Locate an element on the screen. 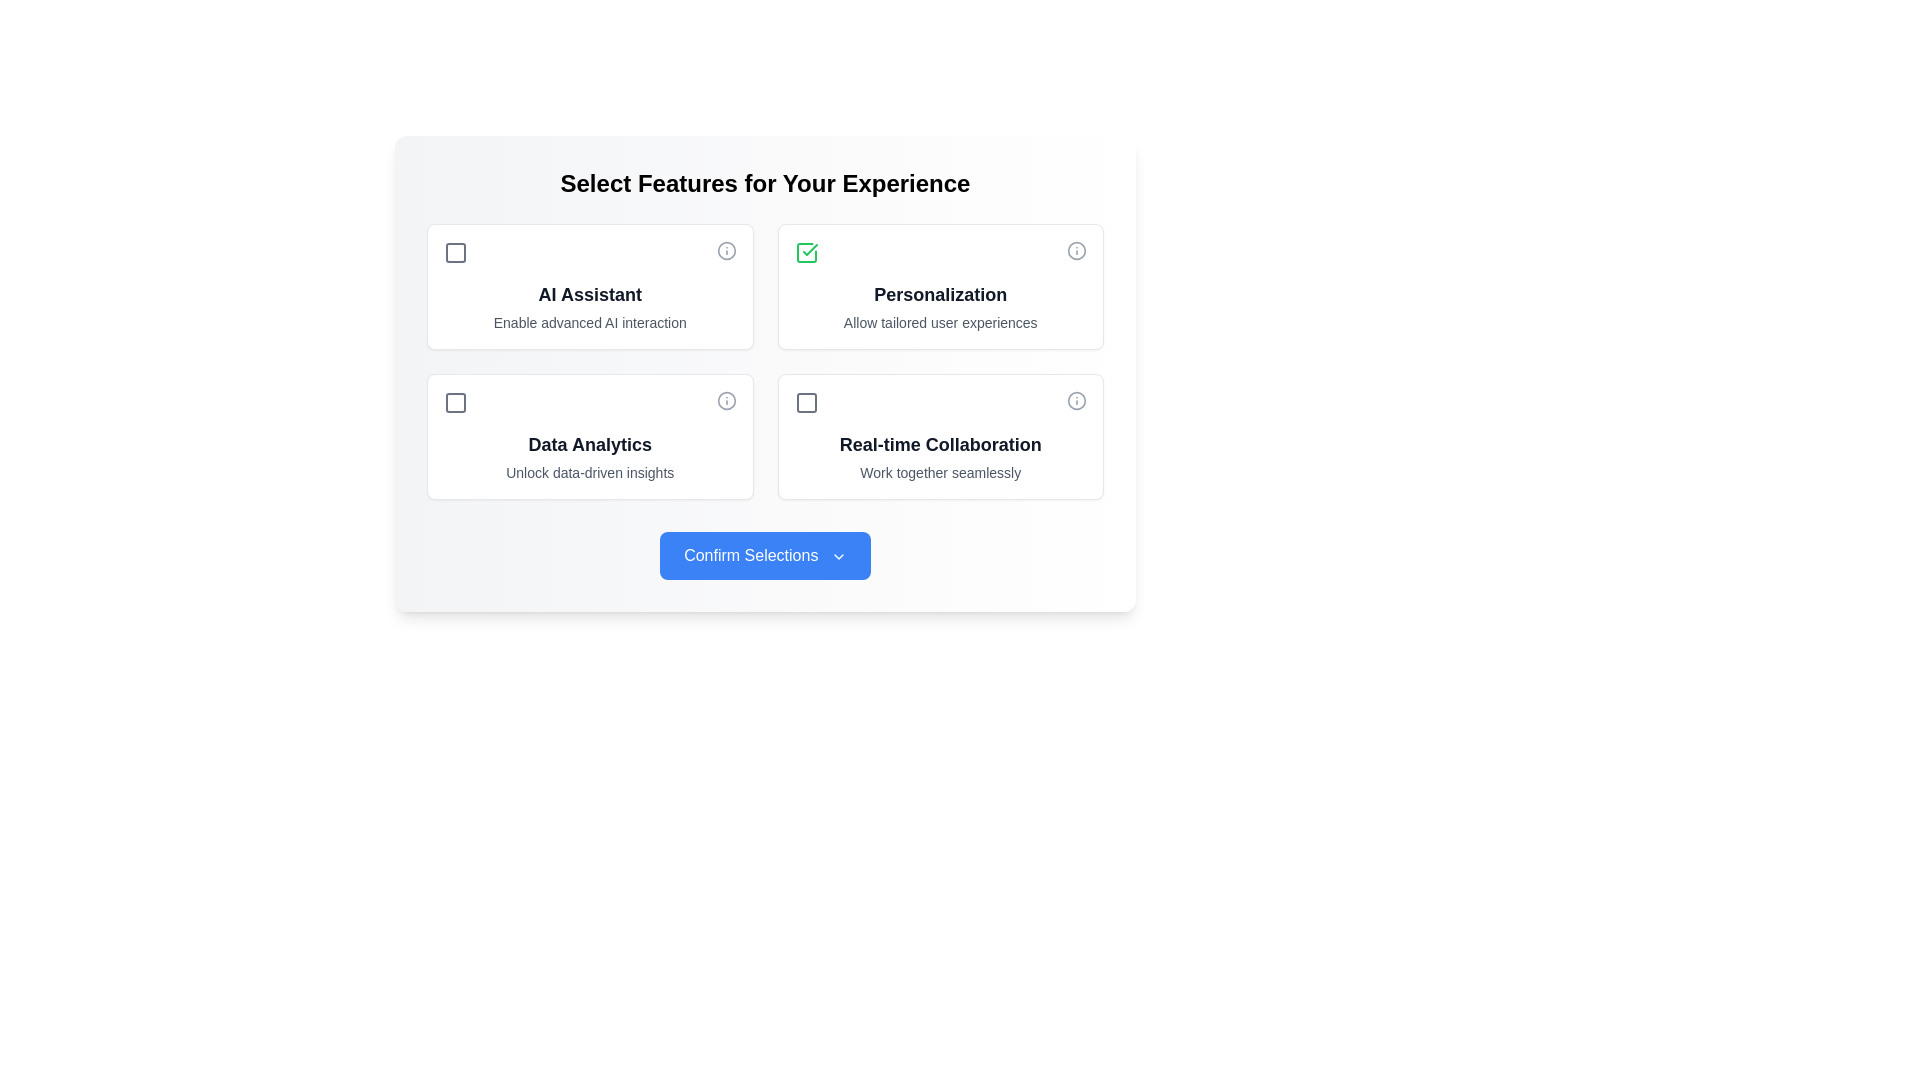 This screenshot has height=1080, width=1920. the supplementary descriptive text located directly beneath the 'Data Analytics' heading in the bottom-left feature selection panel to trigger any potential tooltip is located at coordinates (589, 473).